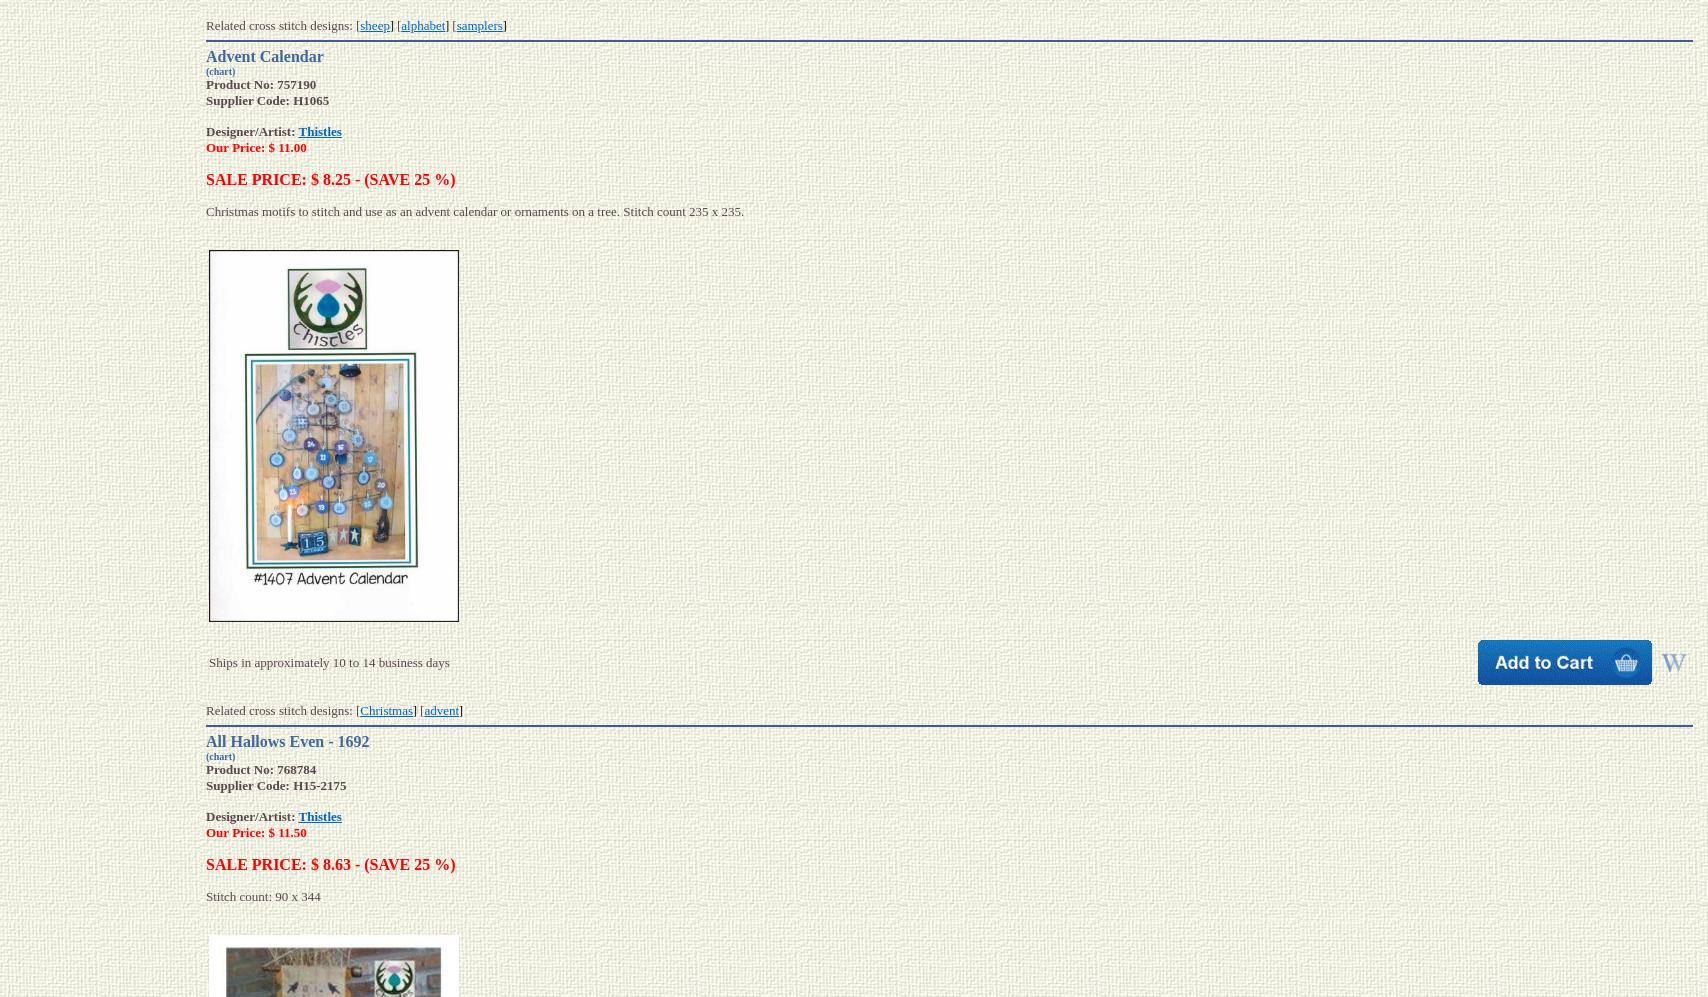 Image resolution: width=1708 pixels, height=997 pixels. I want to click on 'Advent Calendar', so click(205, 54).